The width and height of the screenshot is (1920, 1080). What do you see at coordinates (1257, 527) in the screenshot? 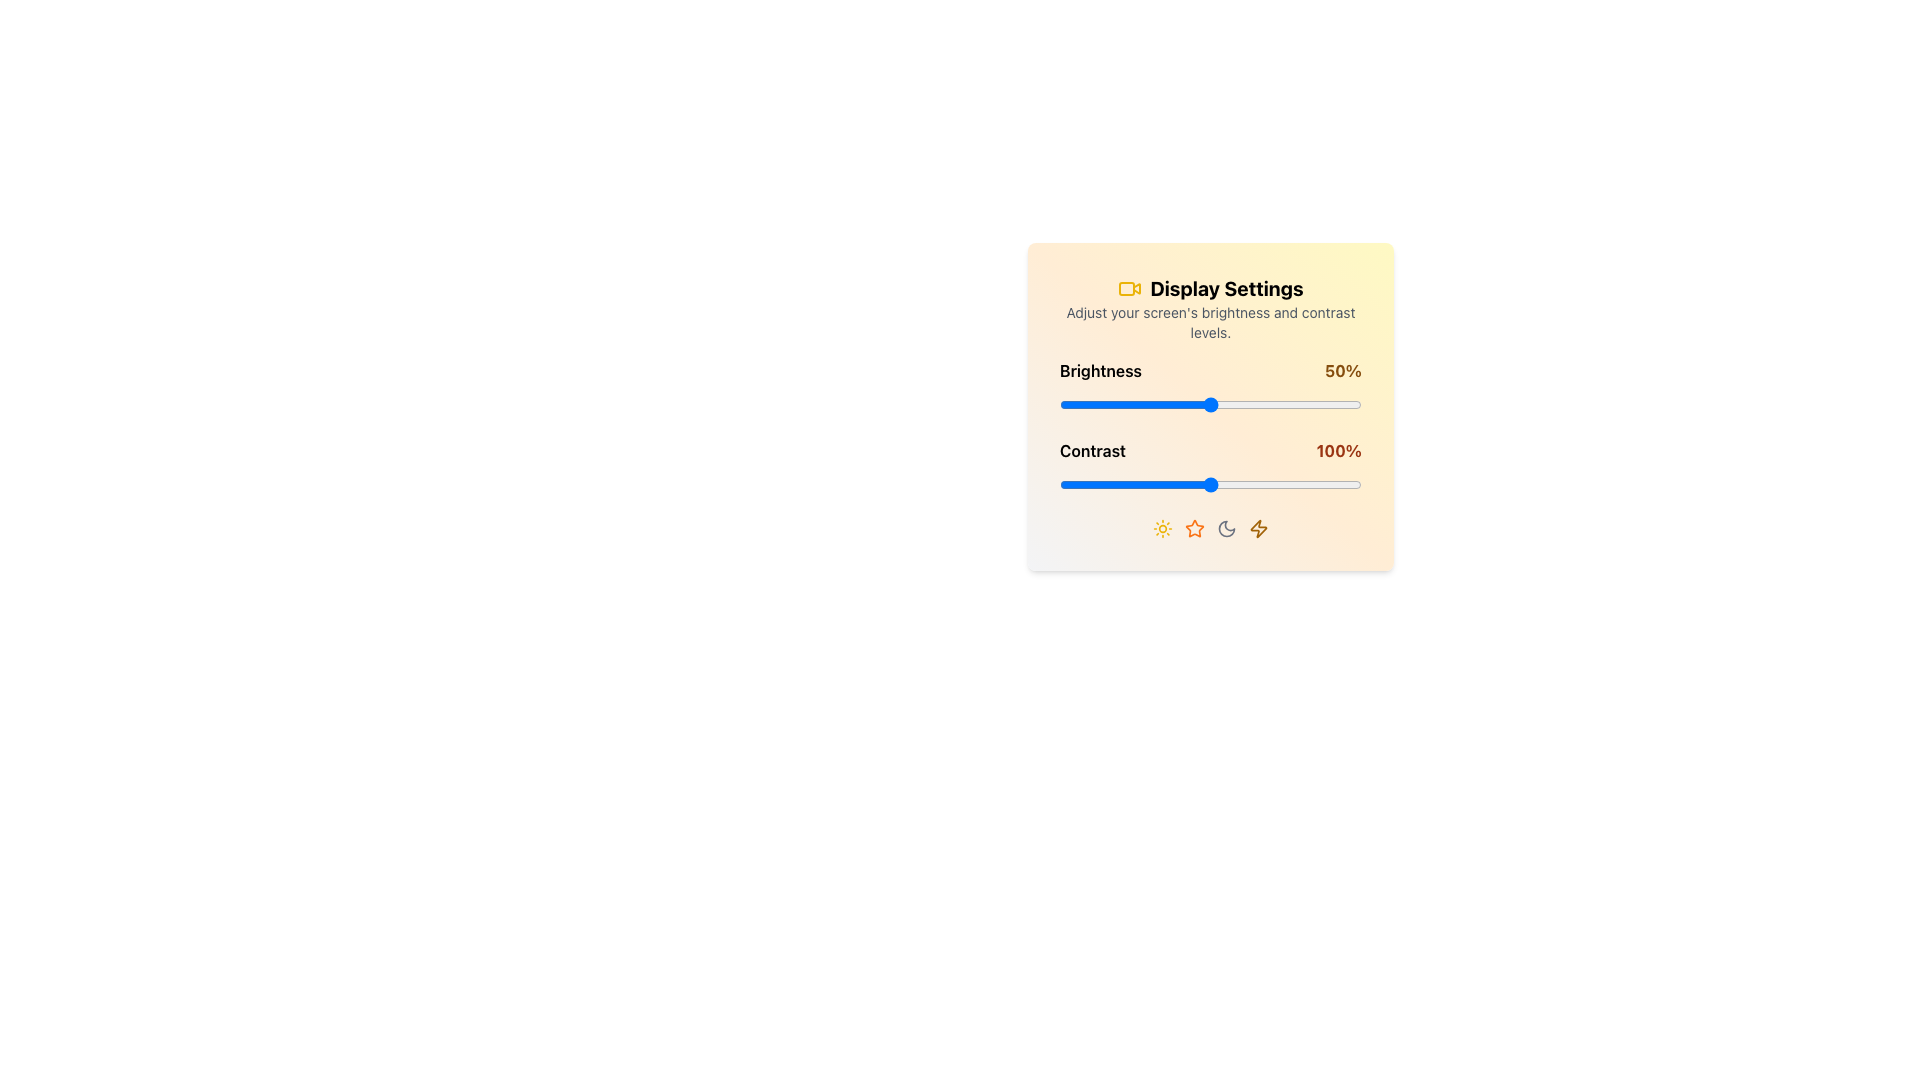
I see `the fifth icon from the left in the row of icons below the contrast and brightness sliders` at bounding box center [1257, 527].